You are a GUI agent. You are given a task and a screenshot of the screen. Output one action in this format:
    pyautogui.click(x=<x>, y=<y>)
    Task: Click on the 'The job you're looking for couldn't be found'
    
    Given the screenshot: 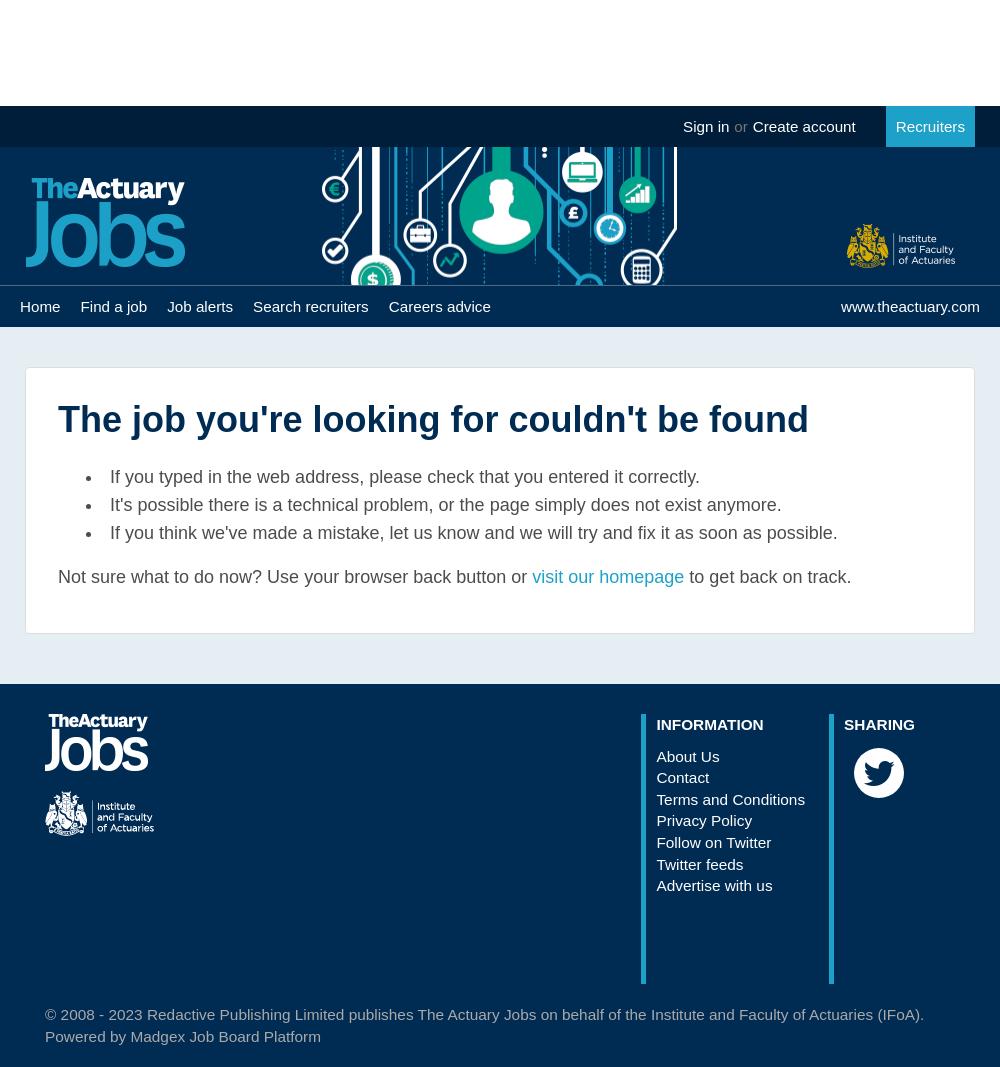 What is the action you would take?
    pyautogui.click(x=433, y=418)
    